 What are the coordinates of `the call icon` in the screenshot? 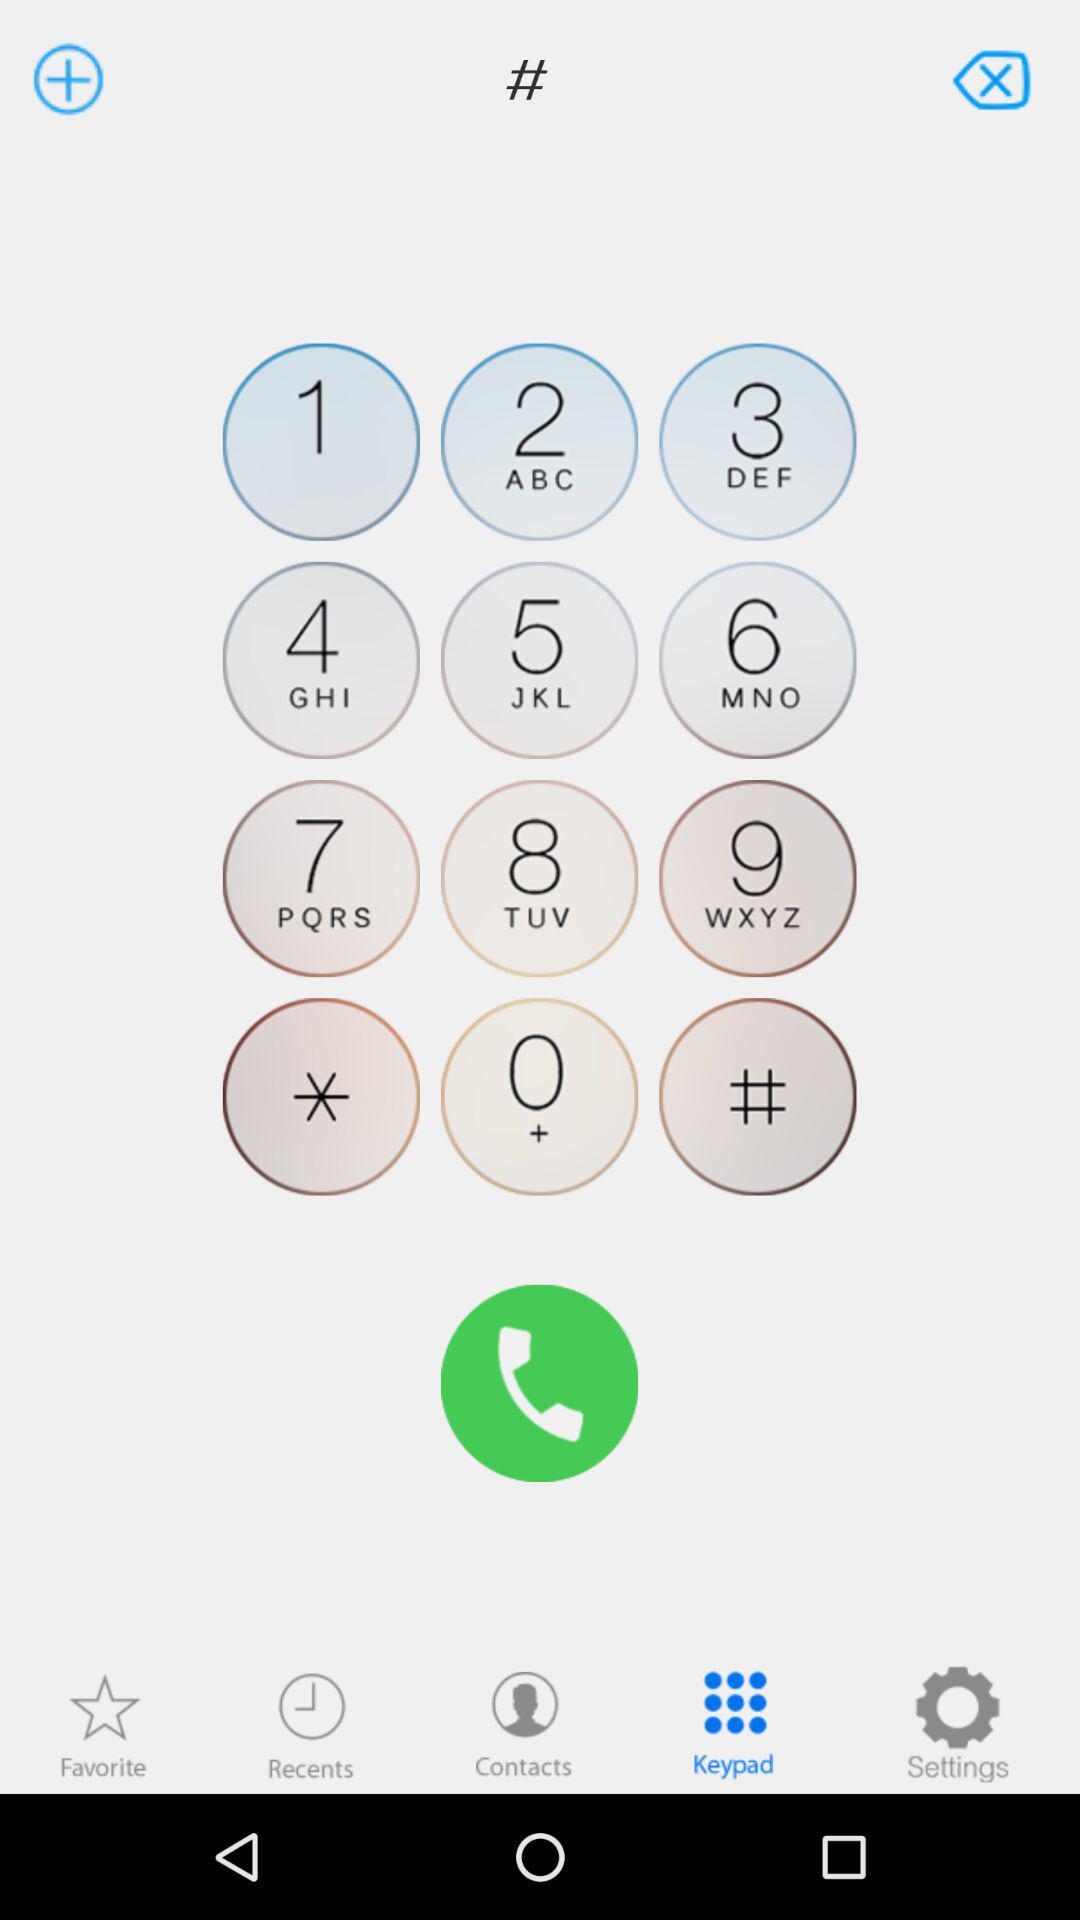 It's located at (538, 1480).